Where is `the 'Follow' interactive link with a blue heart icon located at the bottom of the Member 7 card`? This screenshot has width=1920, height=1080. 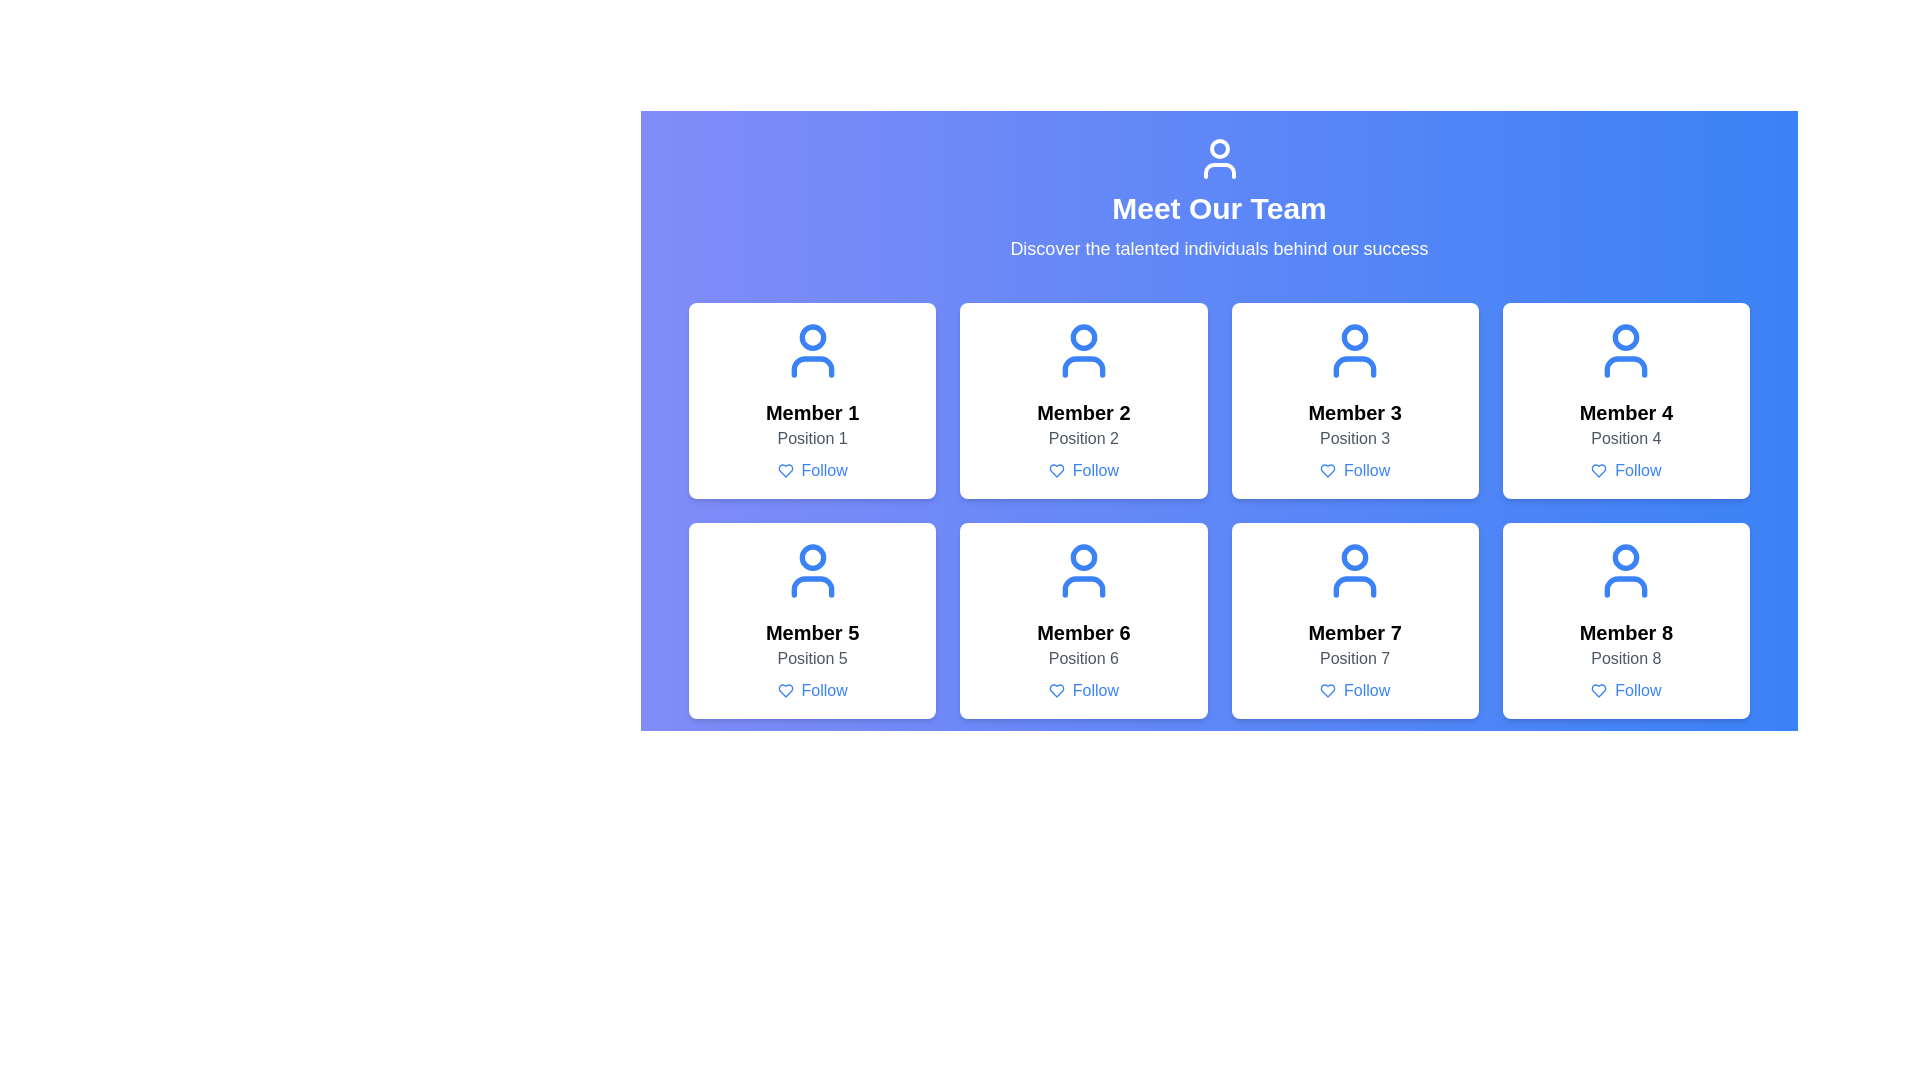
the 'Follow' interactive link with a blue heart icon located at the bottom of the Member 7 card is located at coordinates (1355, 689).